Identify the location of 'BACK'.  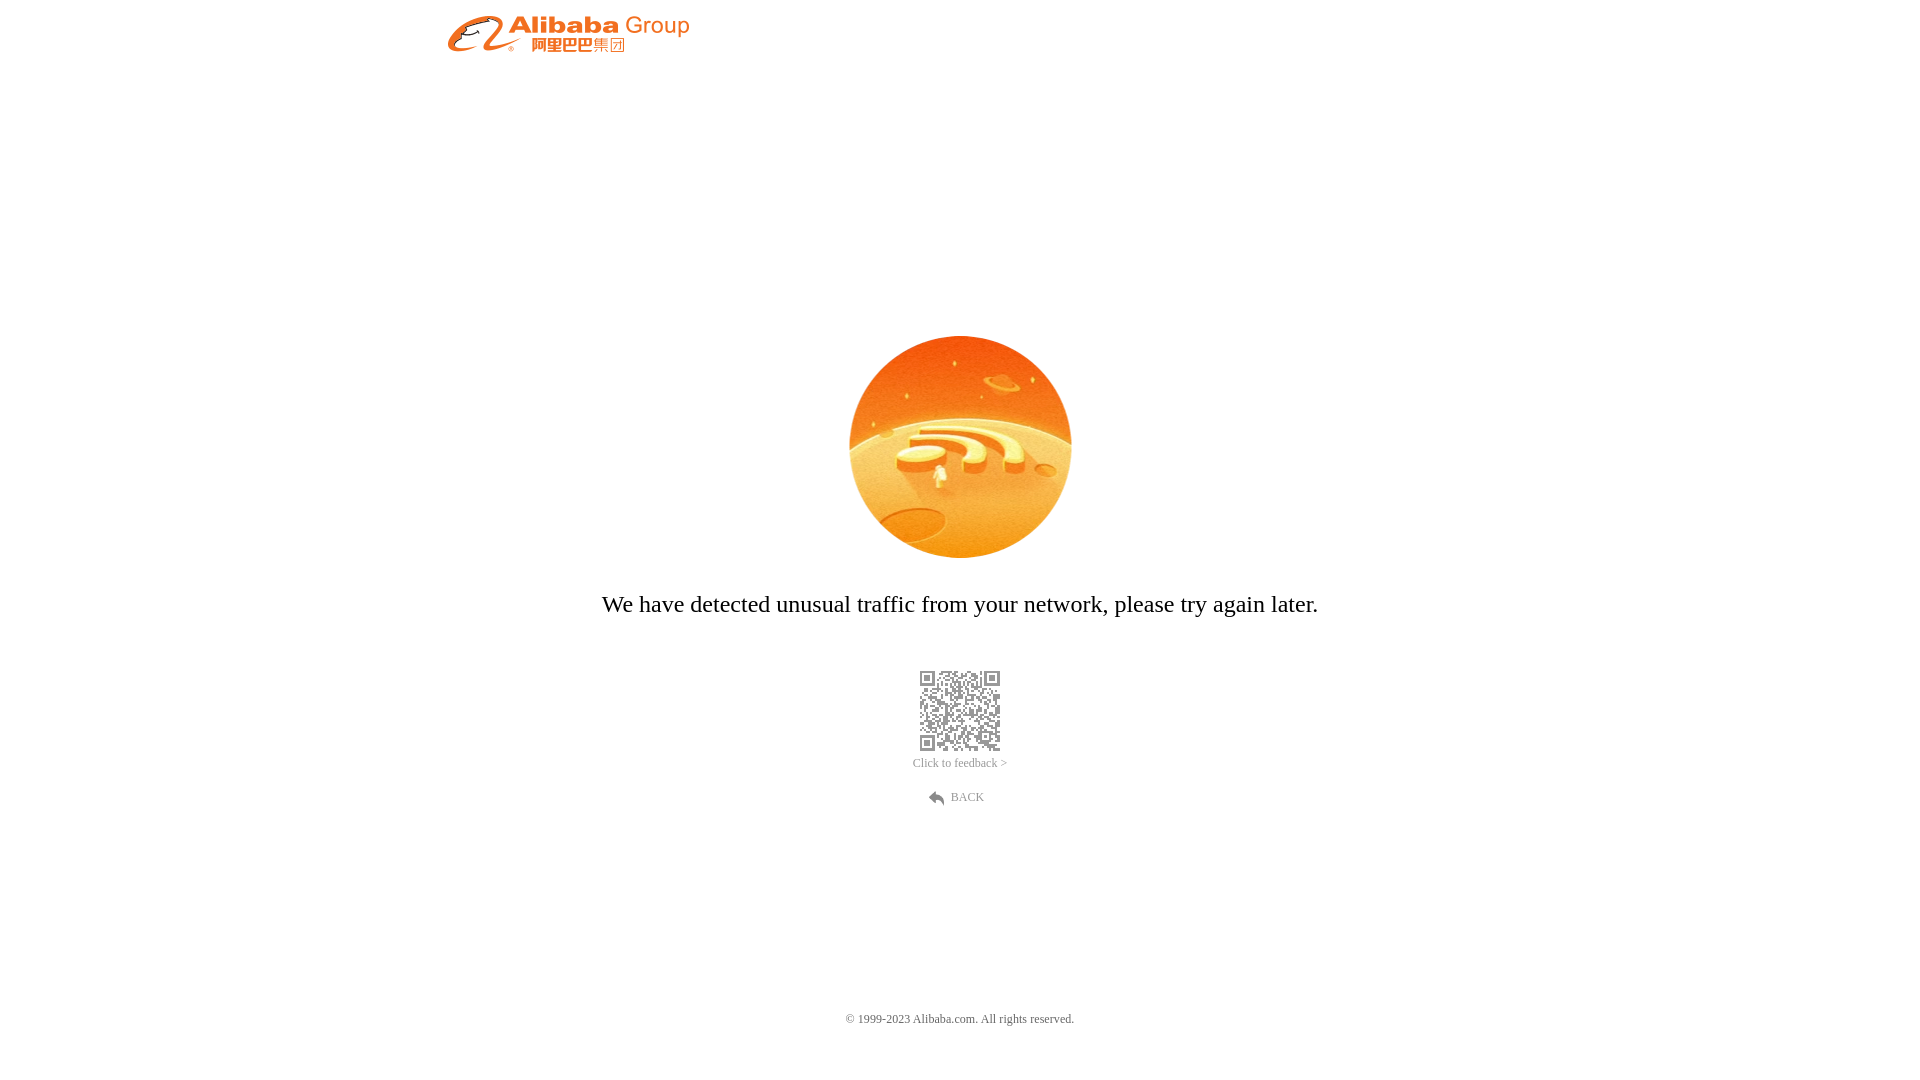
(960, 794).